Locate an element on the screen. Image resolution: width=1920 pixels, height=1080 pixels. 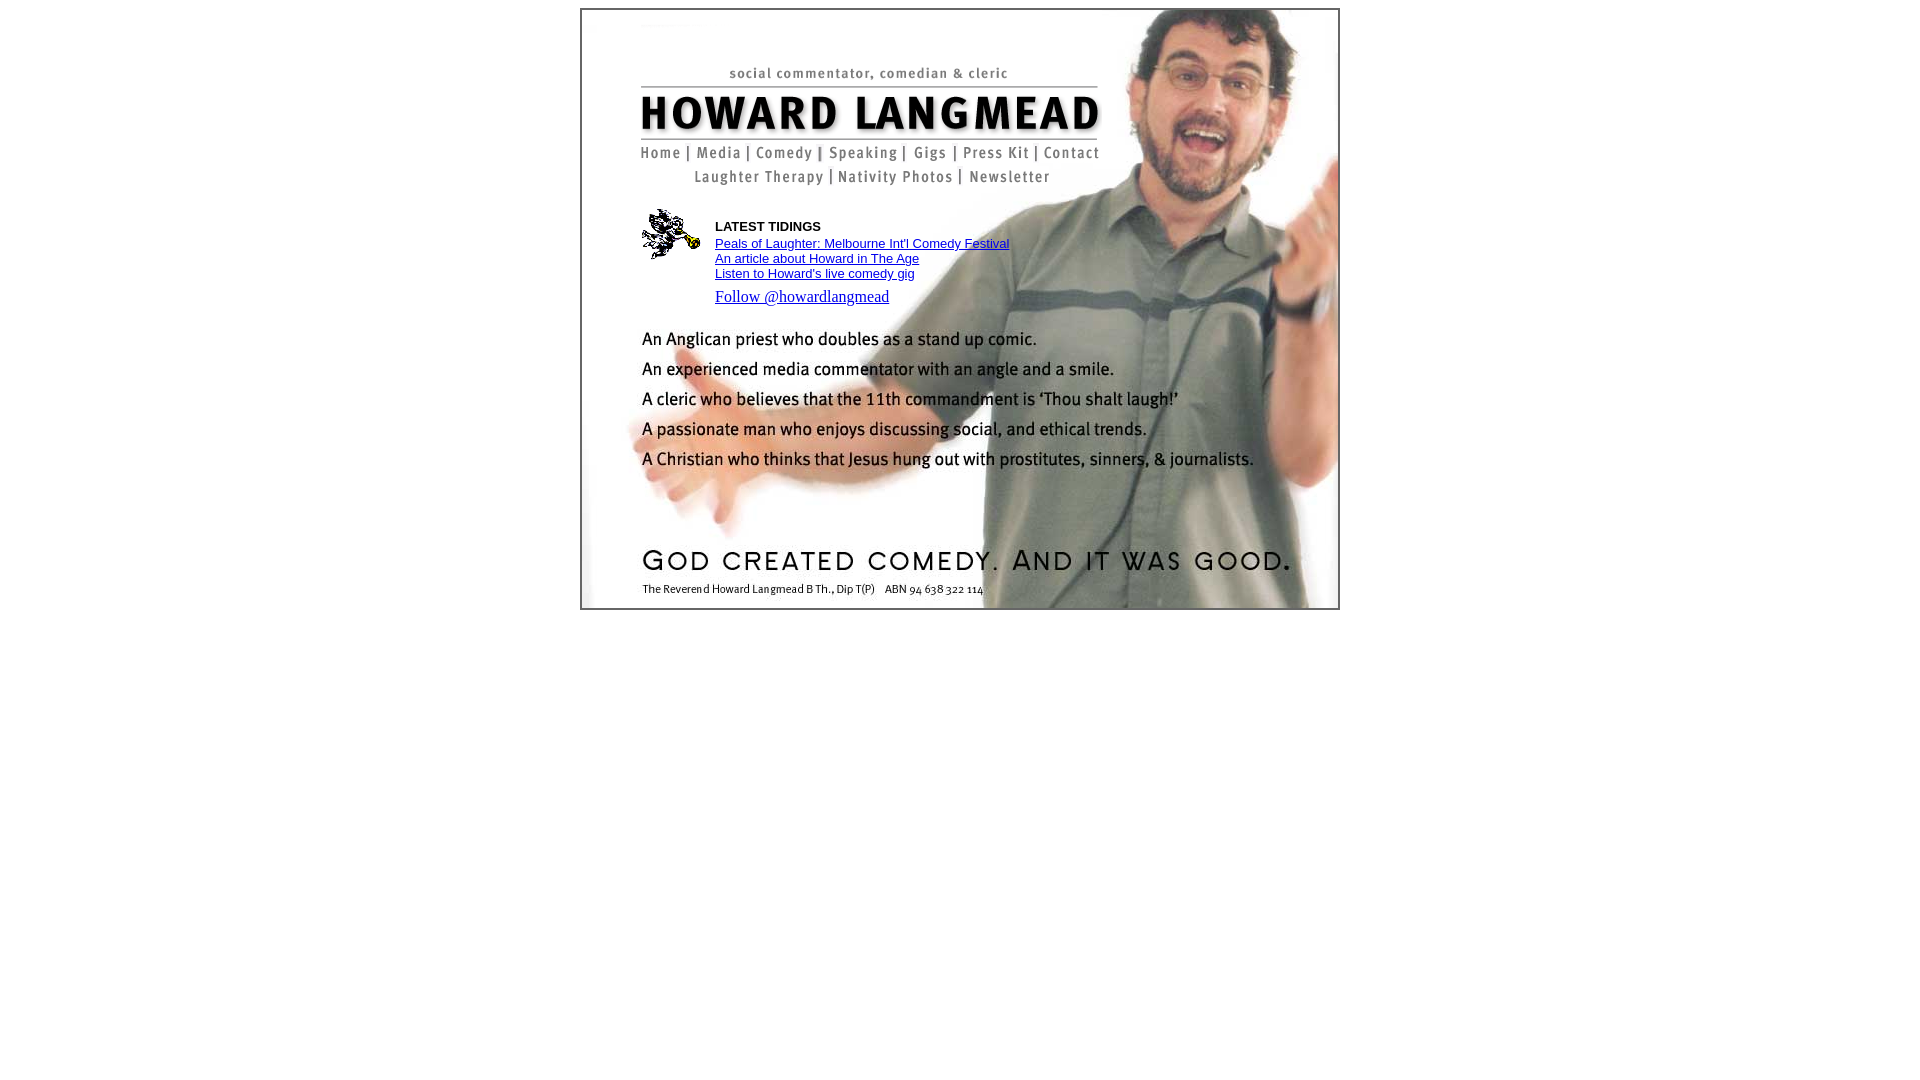
'Follow @howardlangmead' is located at coordinates (801, 296).